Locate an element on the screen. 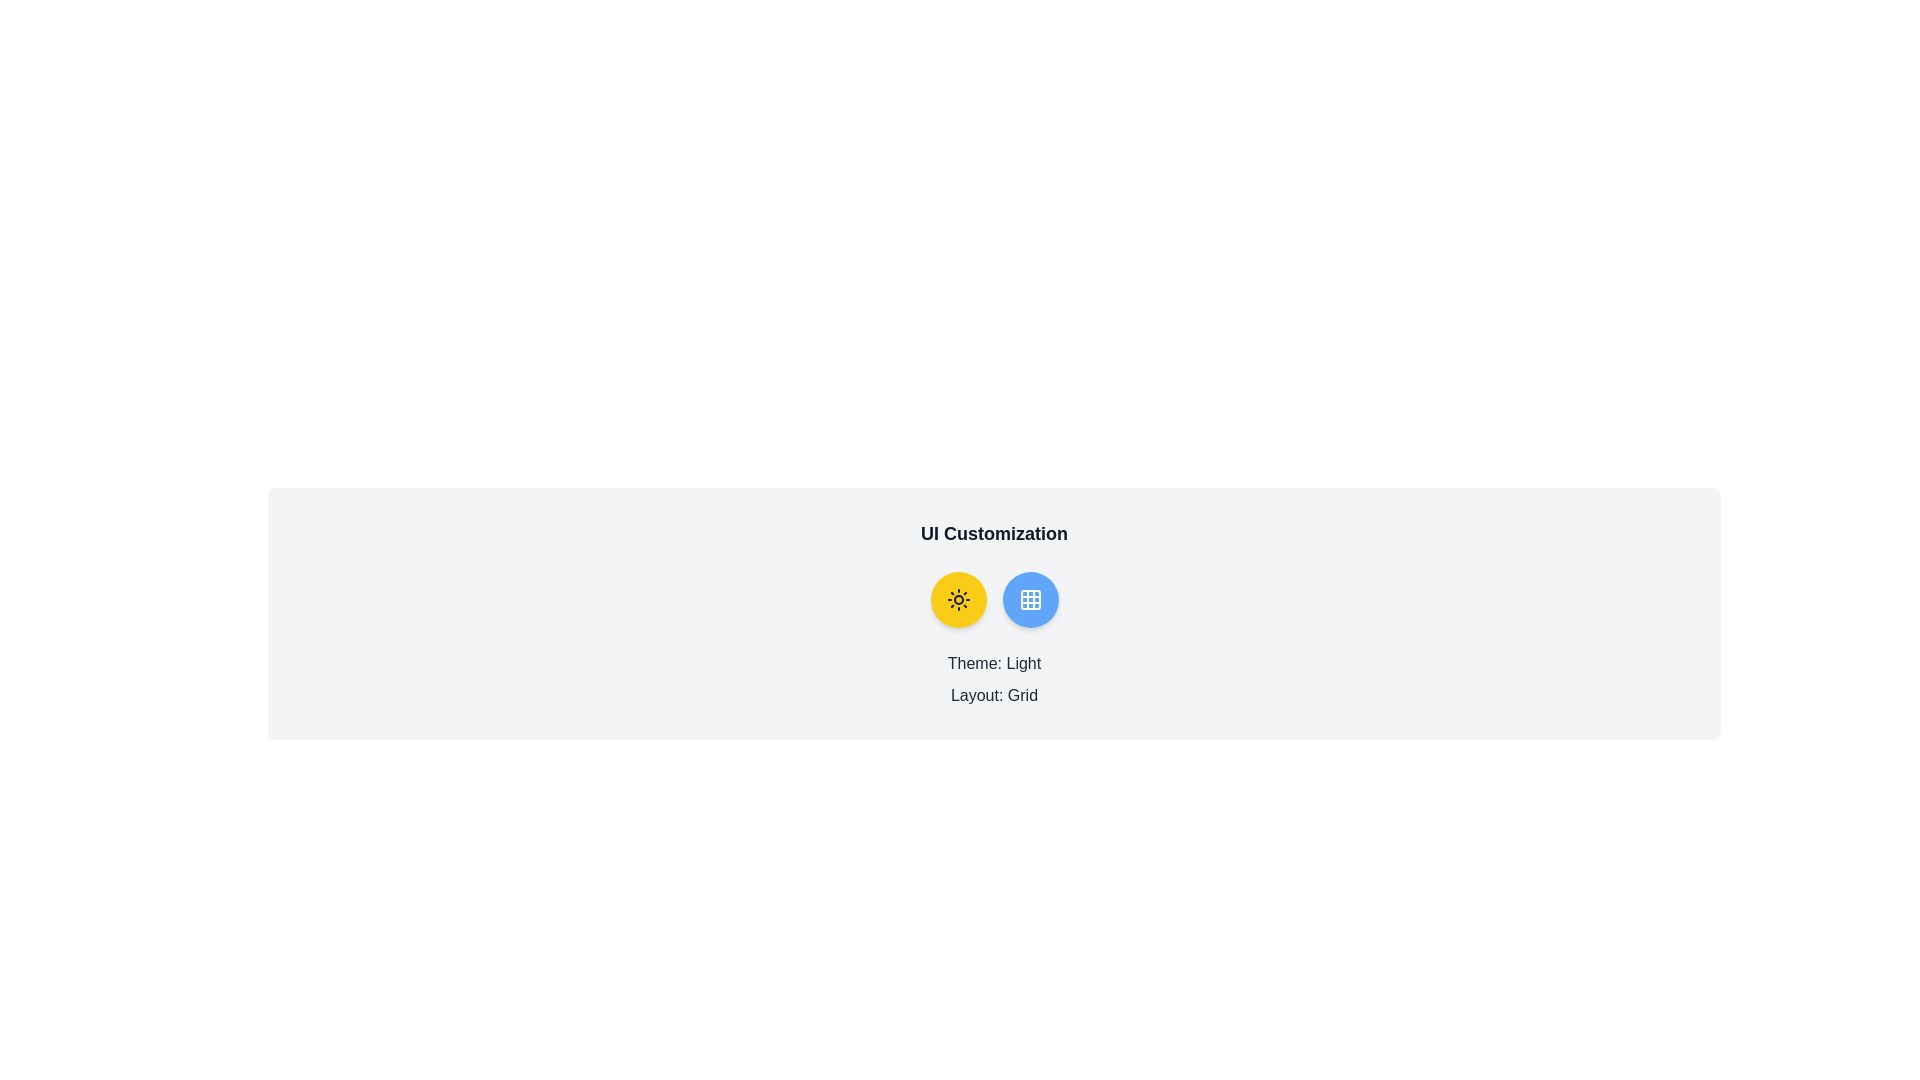  the Button Group containing a yellow sun icon and a blue grid icon for theme and layout toggles, located in the UI Customization panel is located at coordinates (994, 599).